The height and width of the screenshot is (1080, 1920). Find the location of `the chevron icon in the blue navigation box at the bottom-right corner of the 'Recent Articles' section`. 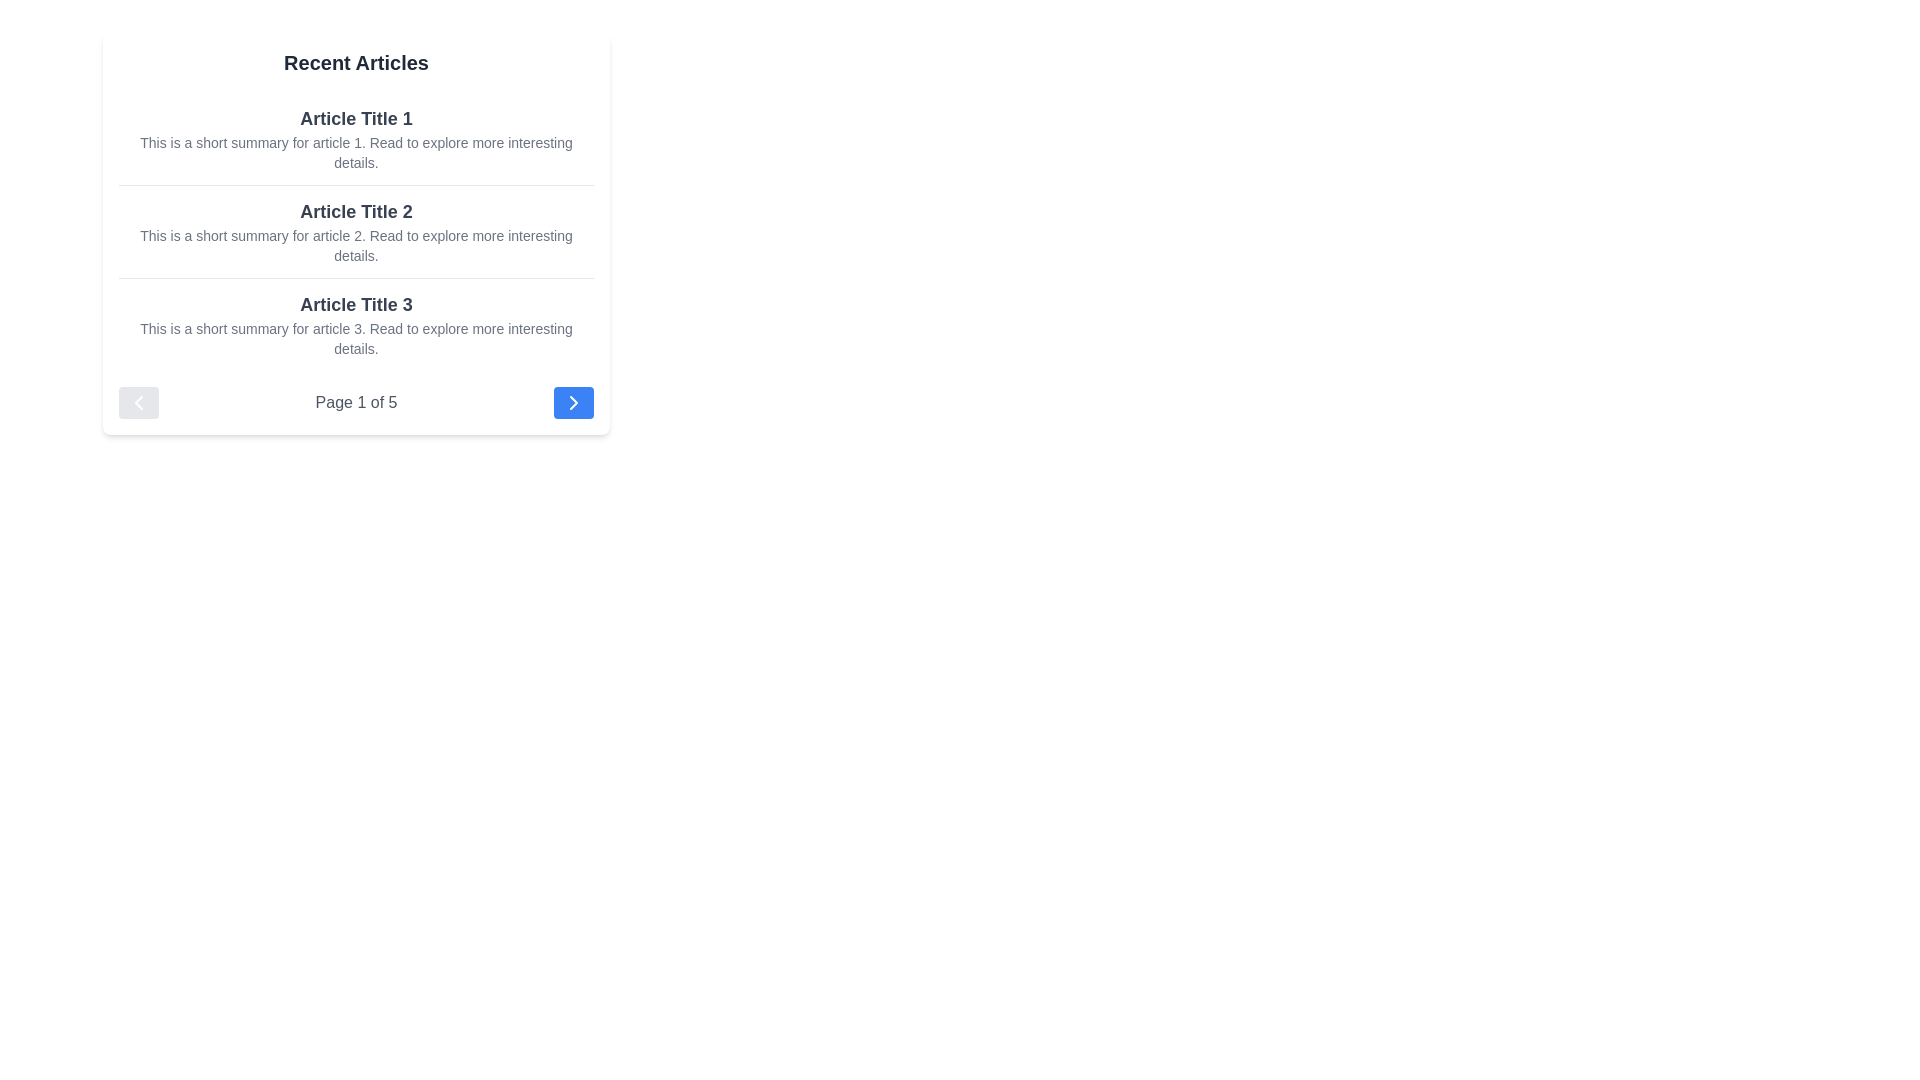

the chevron icon in the blue navigation box at the bottom-right corner of the 'Recent Articles' section is located at coordinates (572, 402).